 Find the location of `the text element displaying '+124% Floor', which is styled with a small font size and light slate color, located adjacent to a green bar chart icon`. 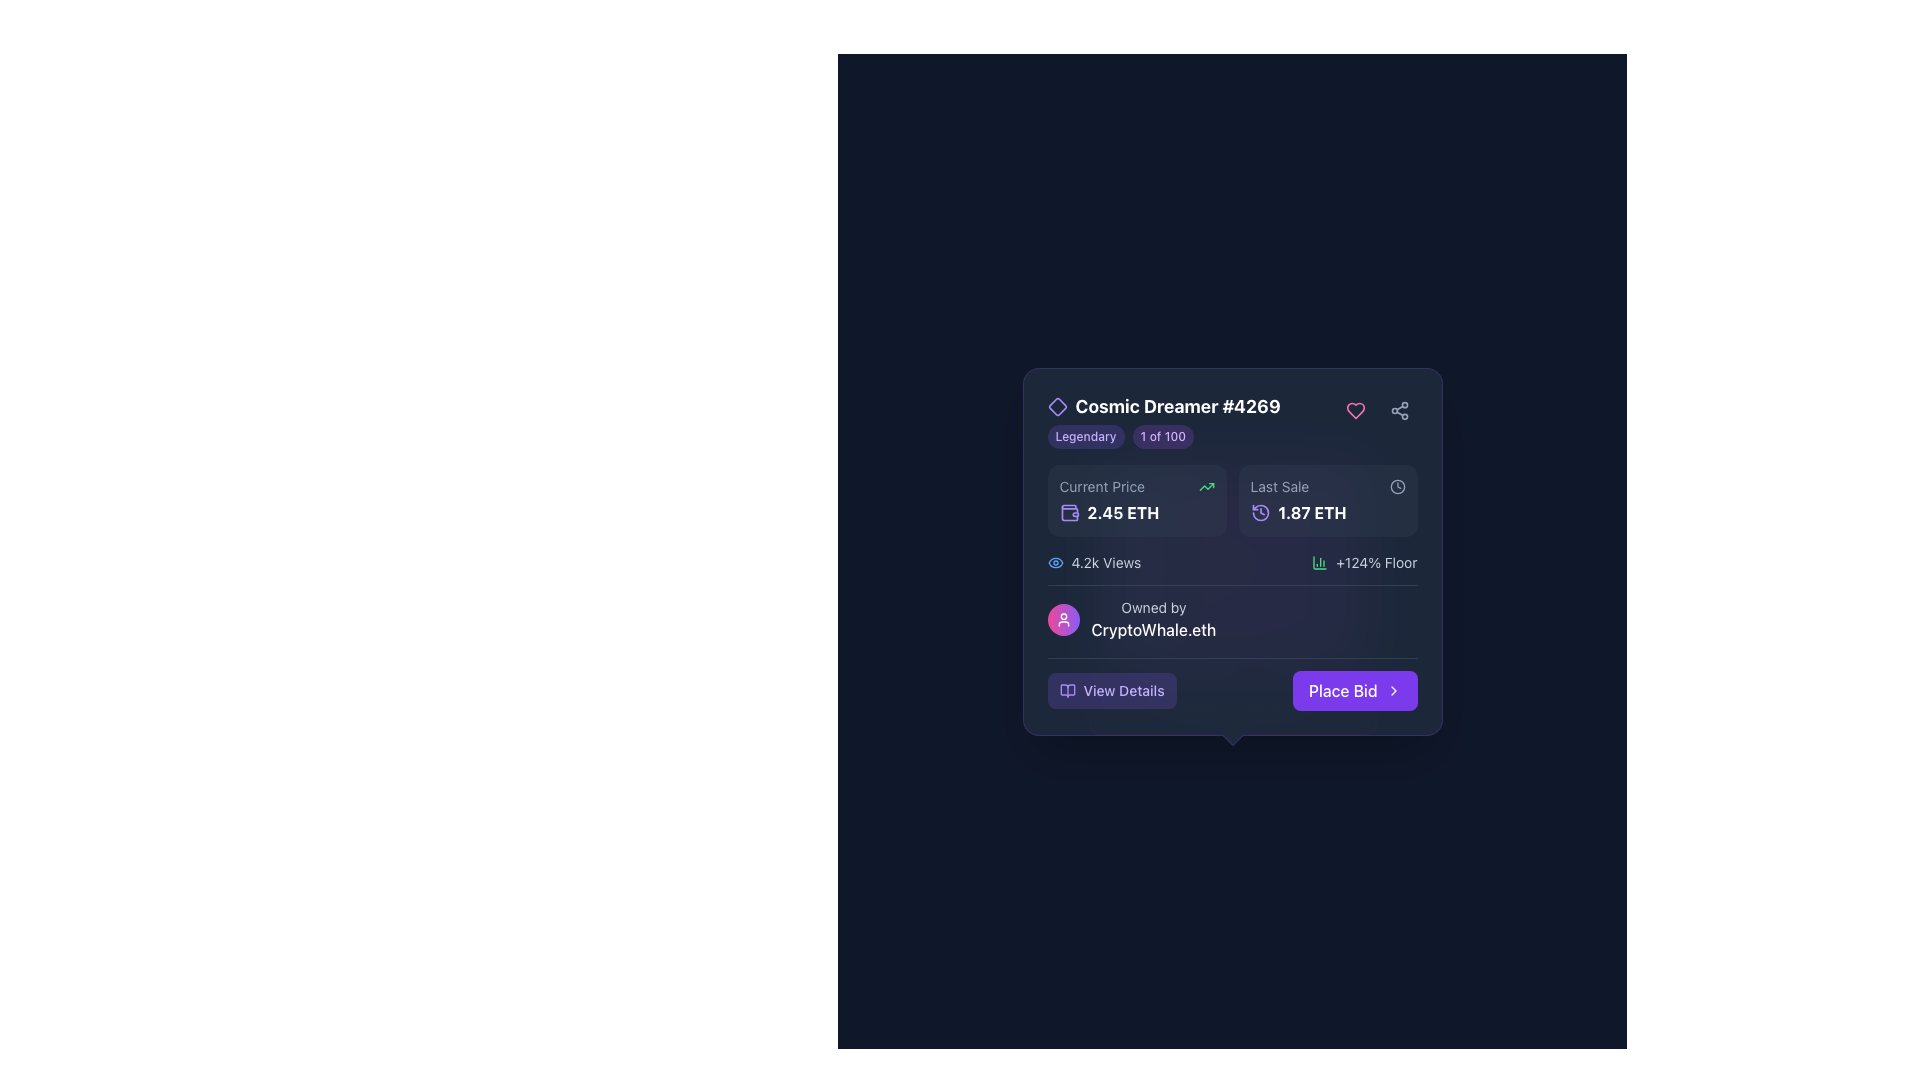

the text element displaying '+124% Floor', which is styled with a small font size and light slate color, located adjacent to a green bar chart icon is located at coordinates (1375, 563).